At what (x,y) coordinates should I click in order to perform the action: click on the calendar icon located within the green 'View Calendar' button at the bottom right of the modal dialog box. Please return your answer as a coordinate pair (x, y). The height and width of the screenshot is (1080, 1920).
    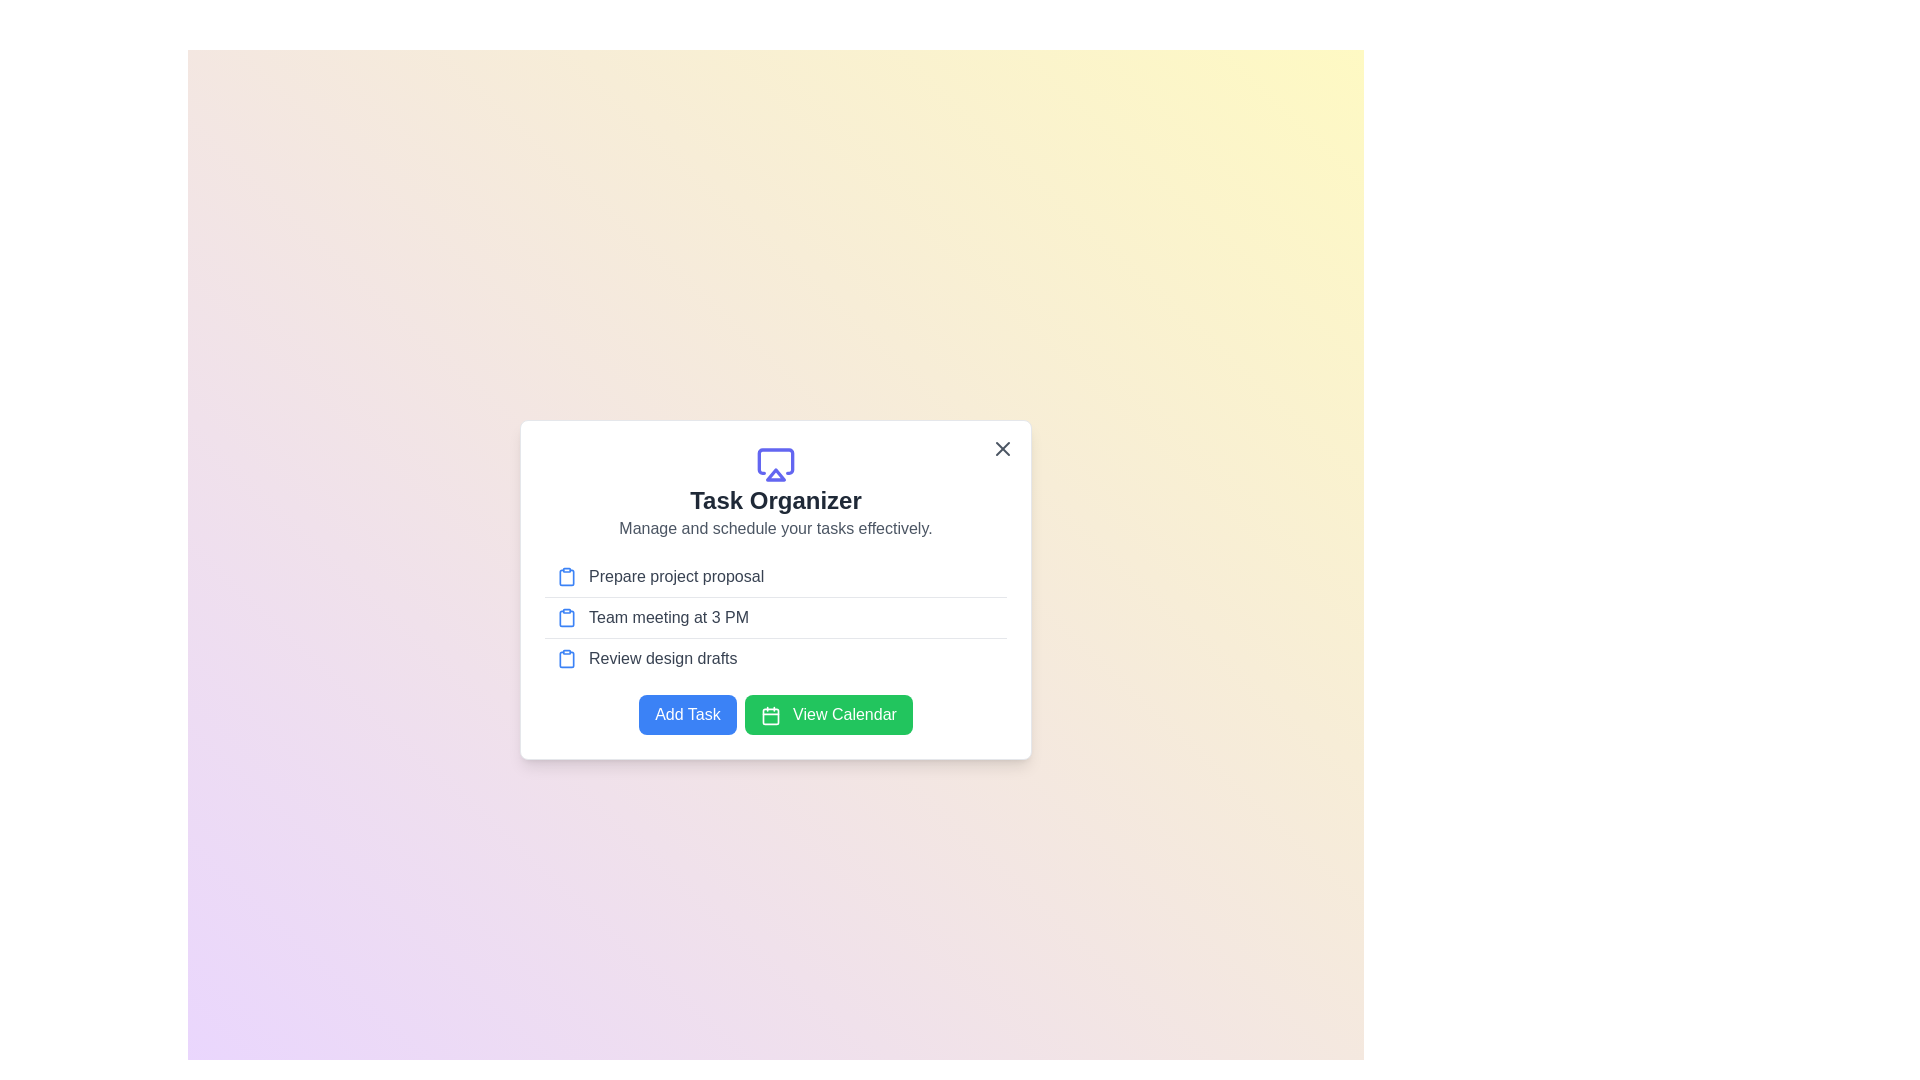
    Looking at the image, I should click on (769, 714).